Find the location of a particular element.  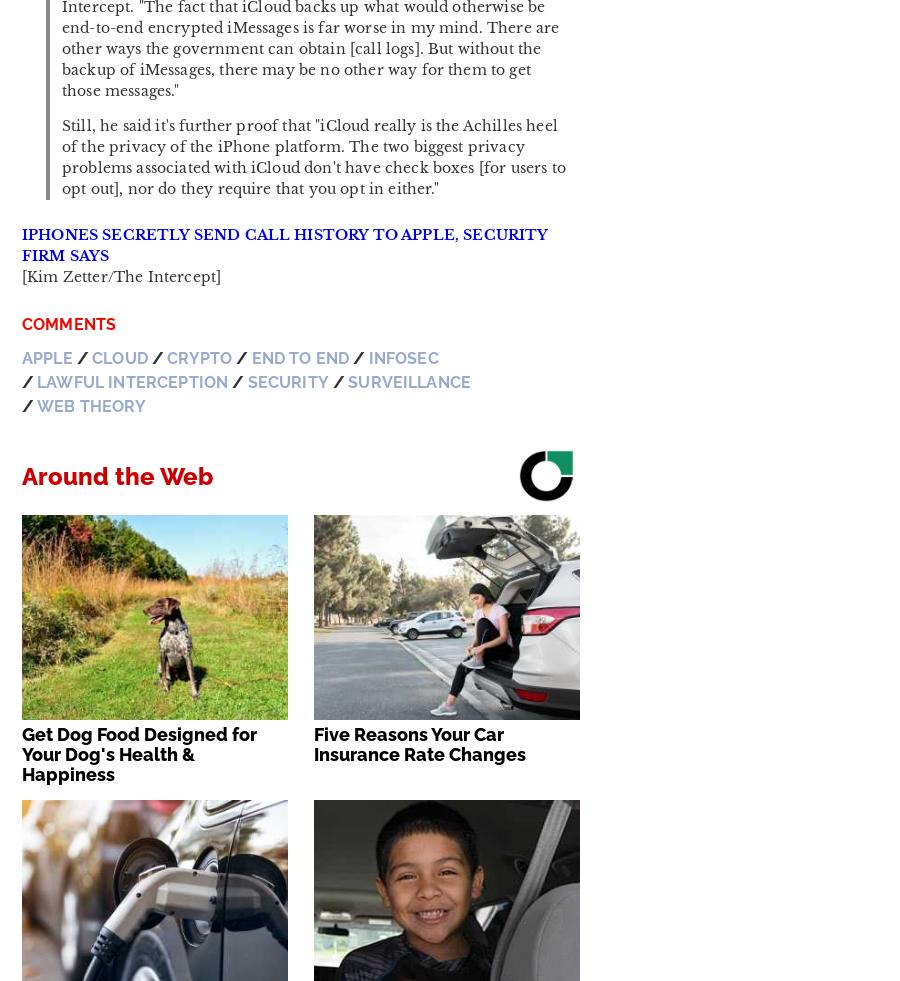

'security' is located at coordinates (286, 381).